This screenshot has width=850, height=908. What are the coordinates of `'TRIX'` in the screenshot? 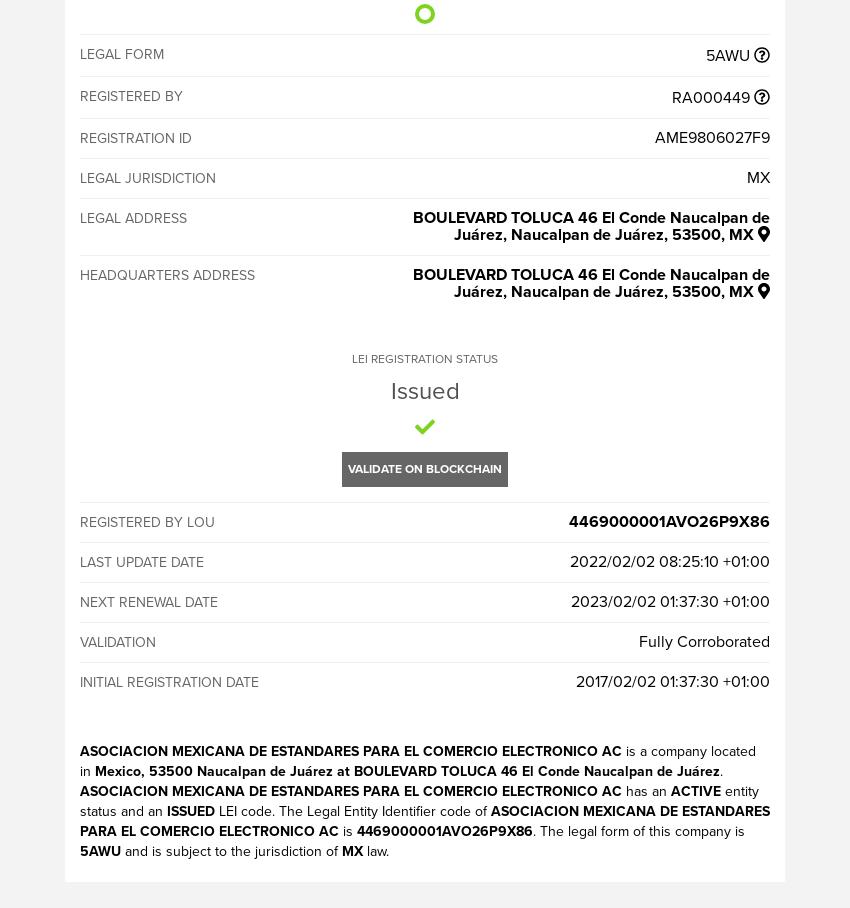 It's located at (614, 61).